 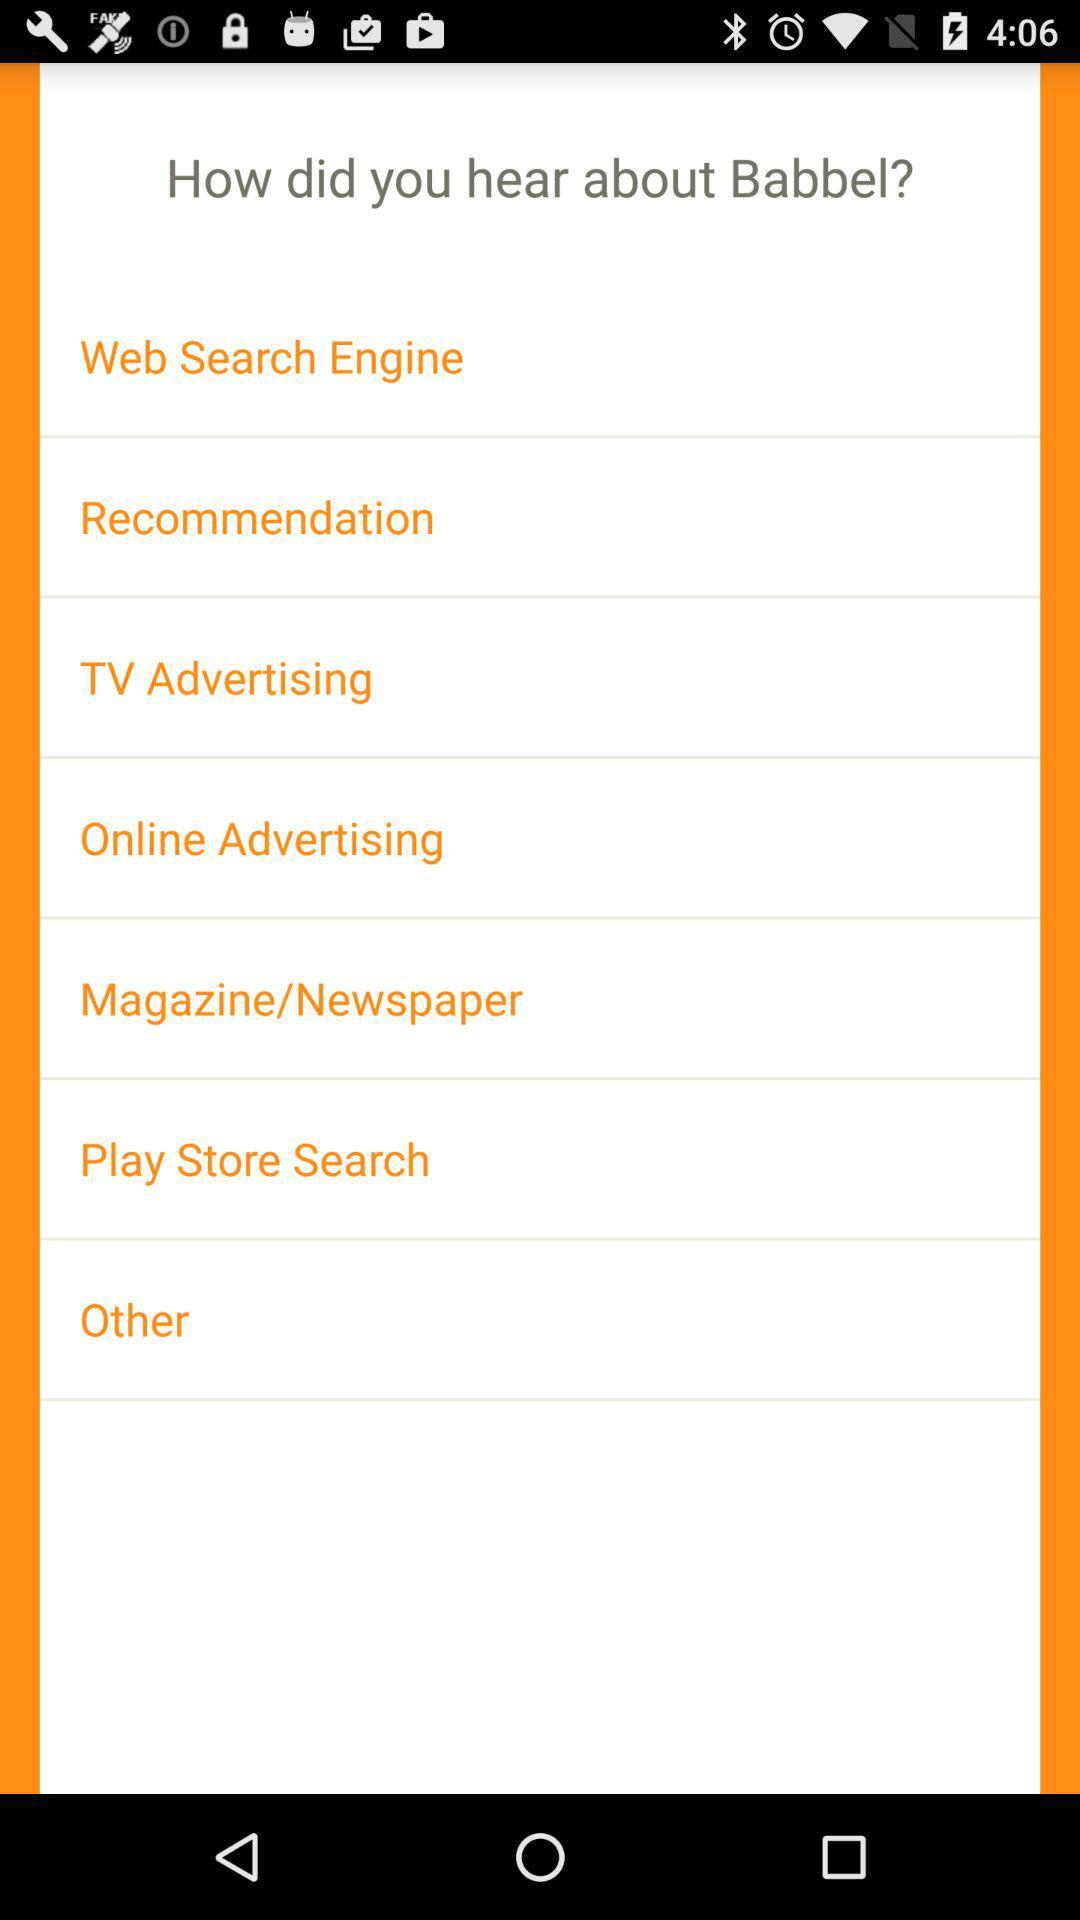 What do you see at coordinates (540, 1319) in the screenshot?
I see `other app` at bounding box center [540, 1319].